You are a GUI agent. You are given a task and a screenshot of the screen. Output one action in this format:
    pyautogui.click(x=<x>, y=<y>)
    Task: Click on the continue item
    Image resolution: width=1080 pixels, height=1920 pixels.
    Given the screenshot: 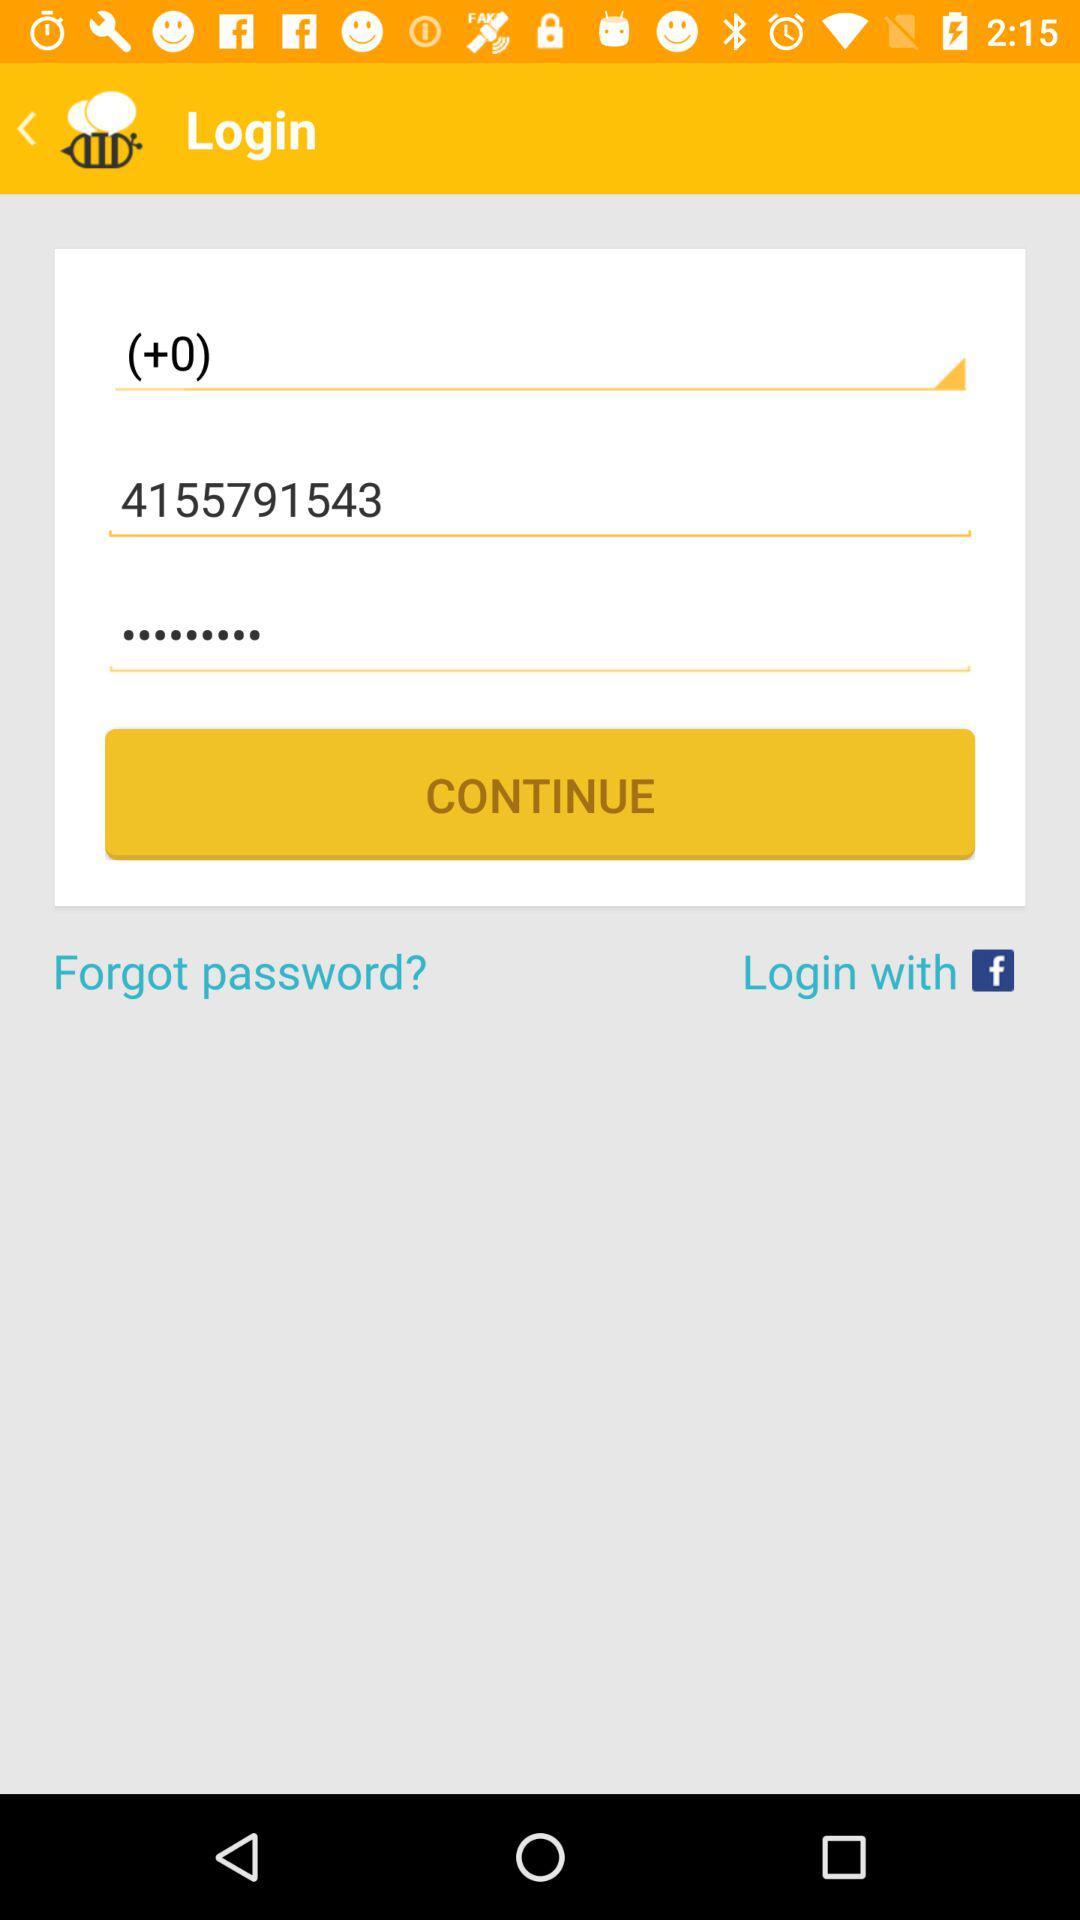 What is the action you would take?
    pyautogui.click(x=540, y=793)
    